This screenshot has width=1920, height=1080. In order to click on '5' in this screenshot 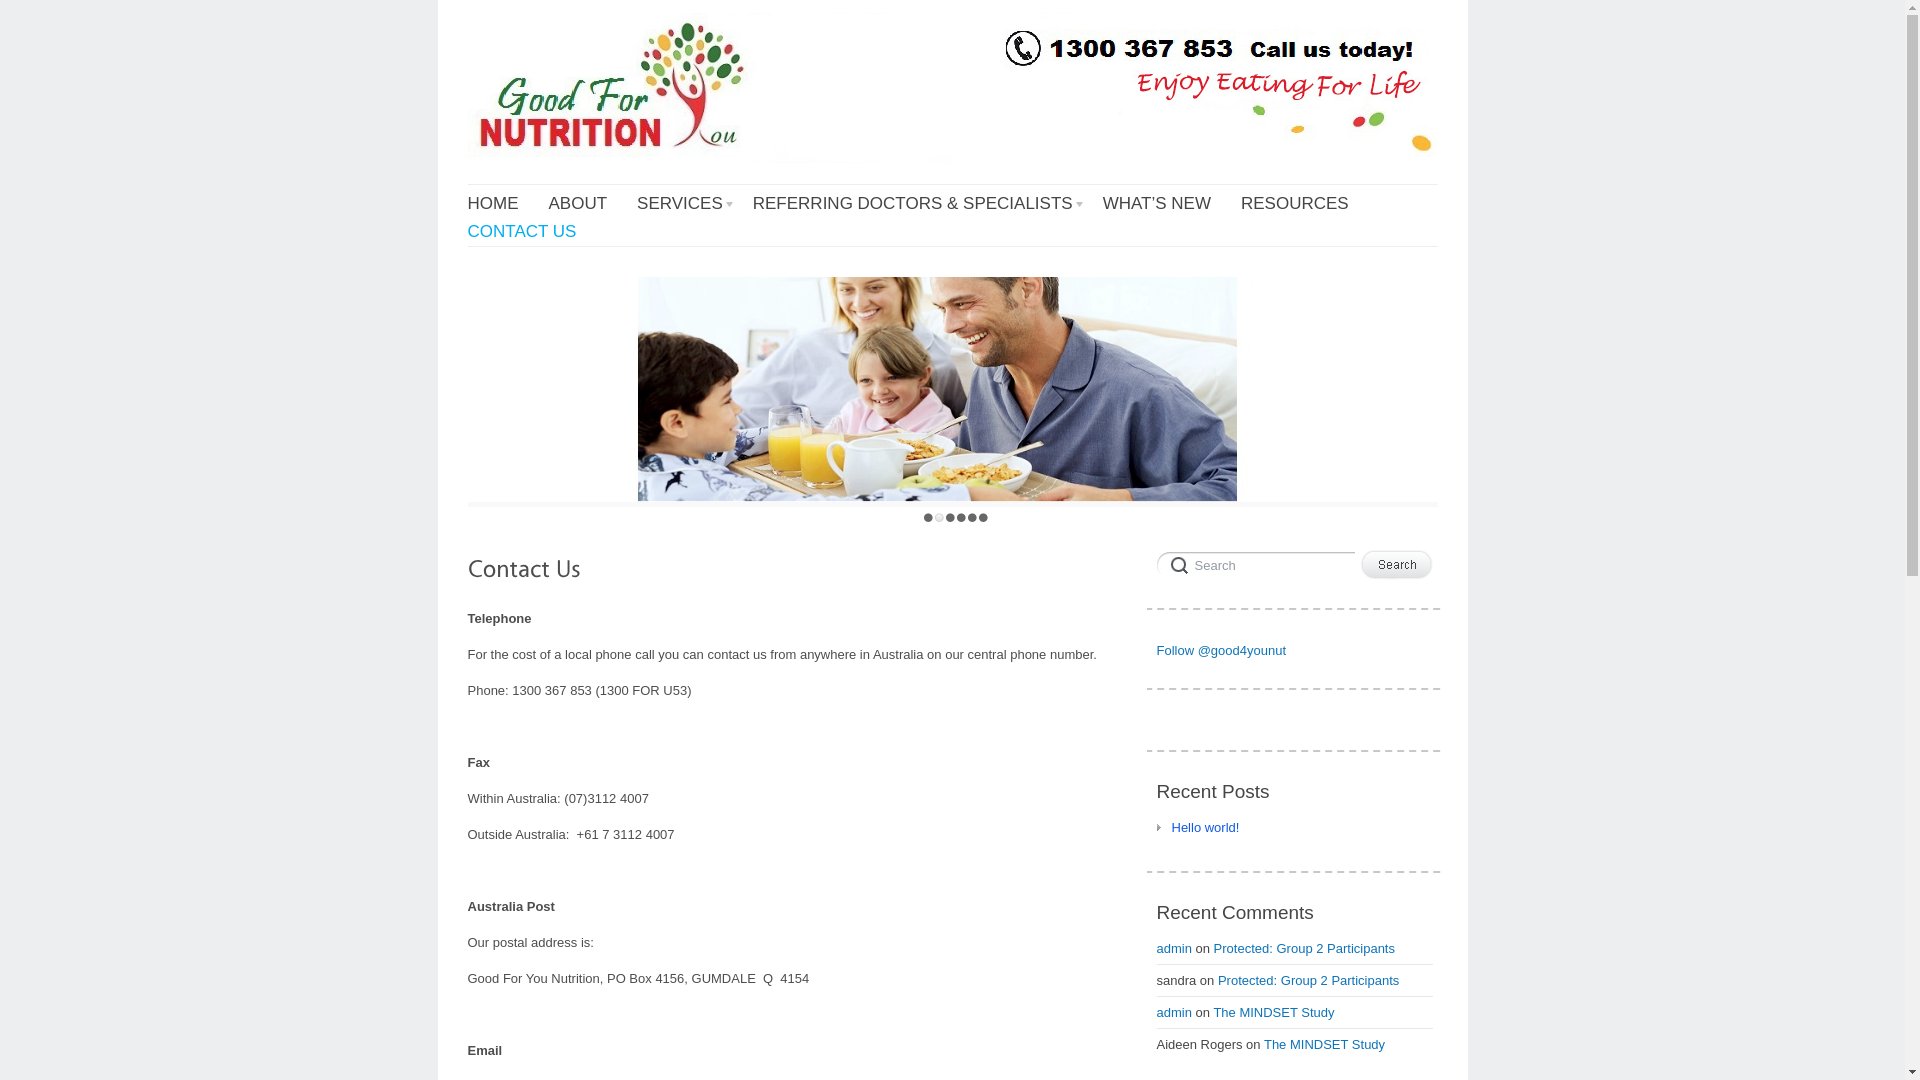, I will do `click(972, 516)`.